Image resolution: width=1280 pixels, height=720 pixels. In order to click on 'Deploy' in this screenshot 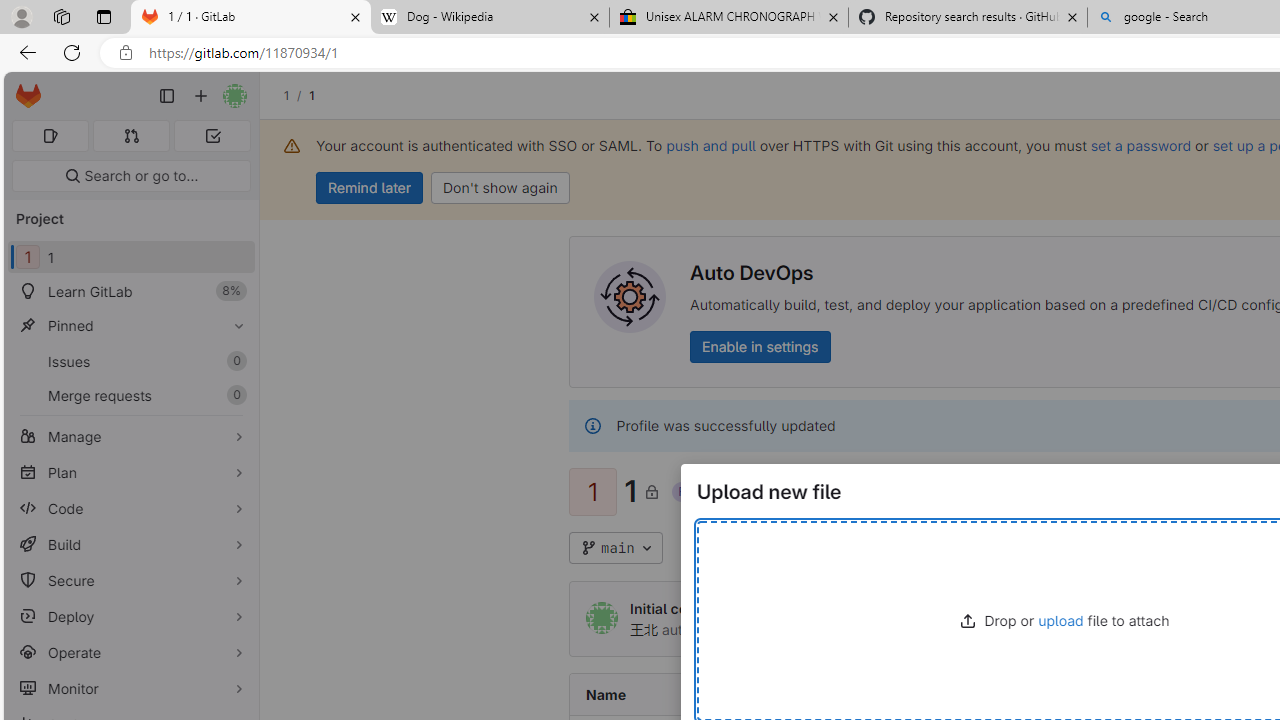, I will do `click(130, 615)`.